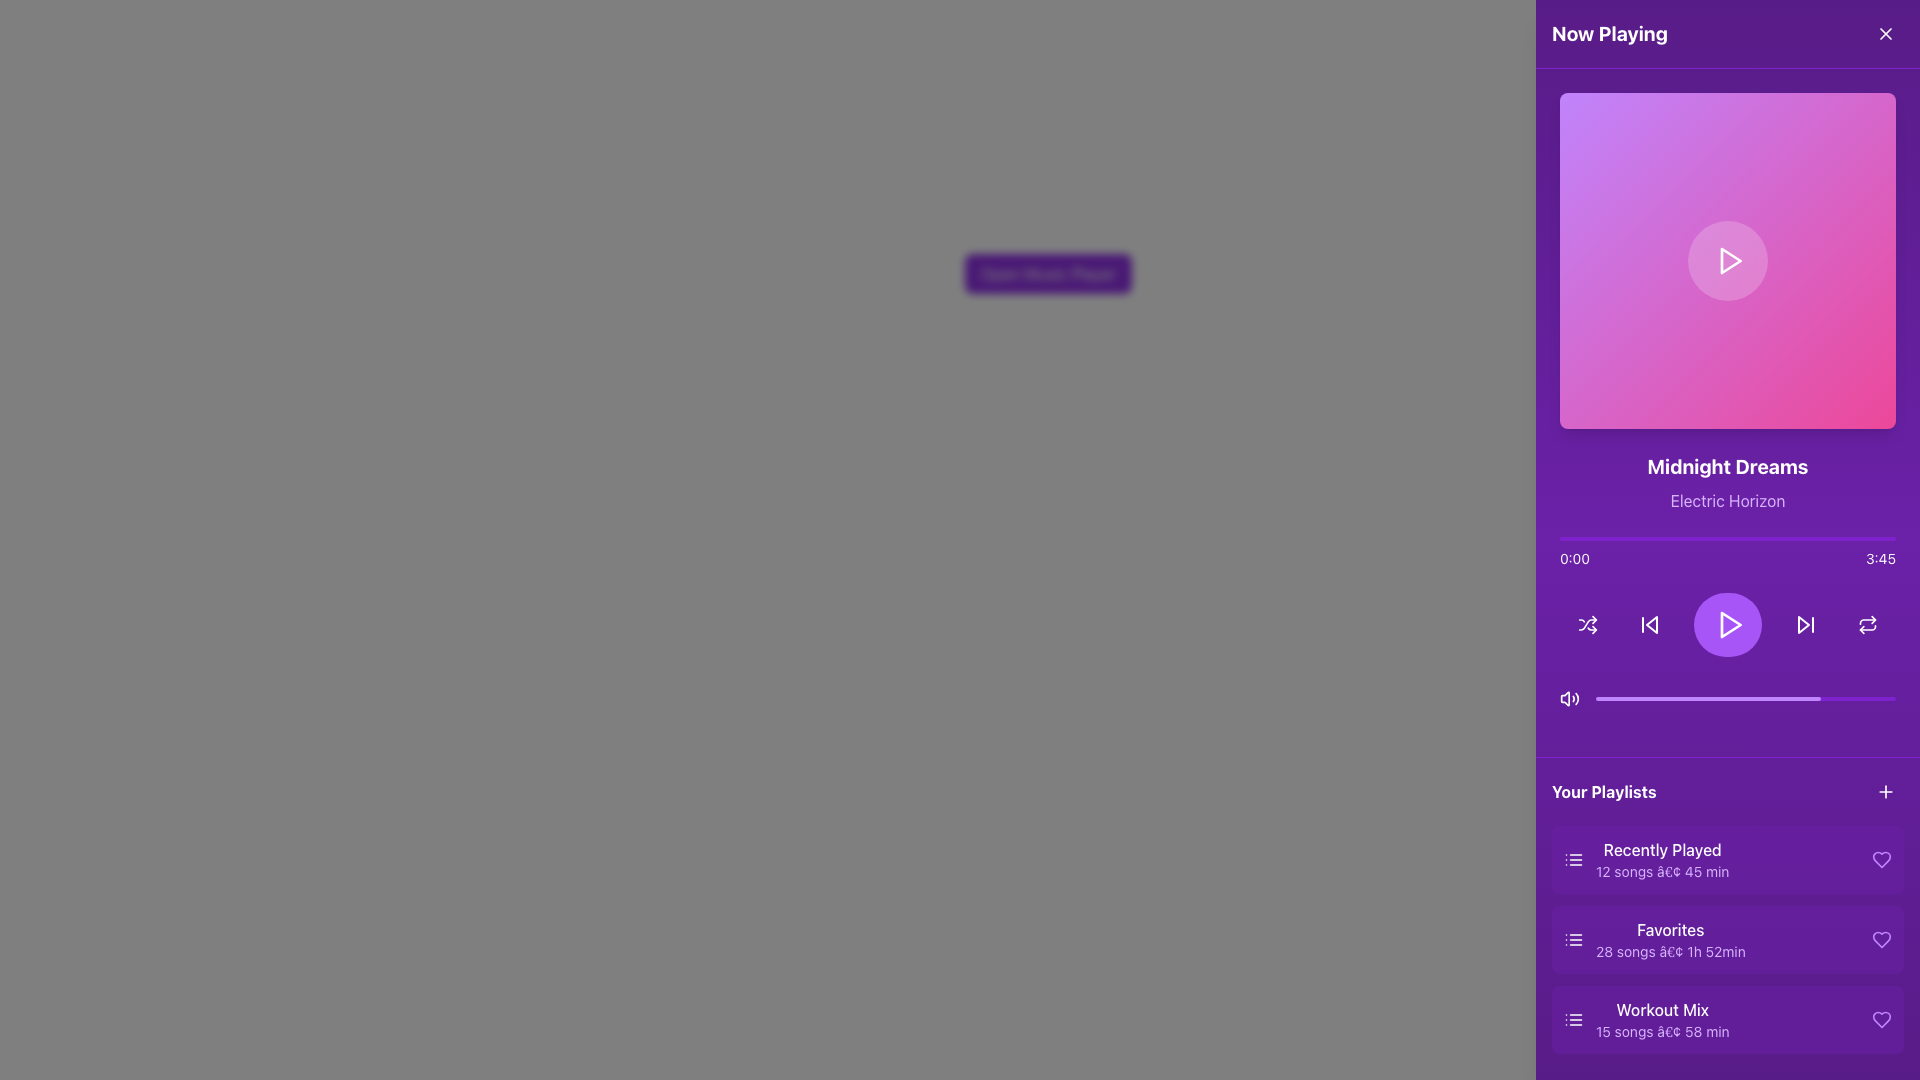 This screenshot has height=1080, width=1920. Describe the element at coordinates (1587, 623) in the screenshot. I see `the first button from the left in the row of control elements beneath the music track progress bar` at that location.